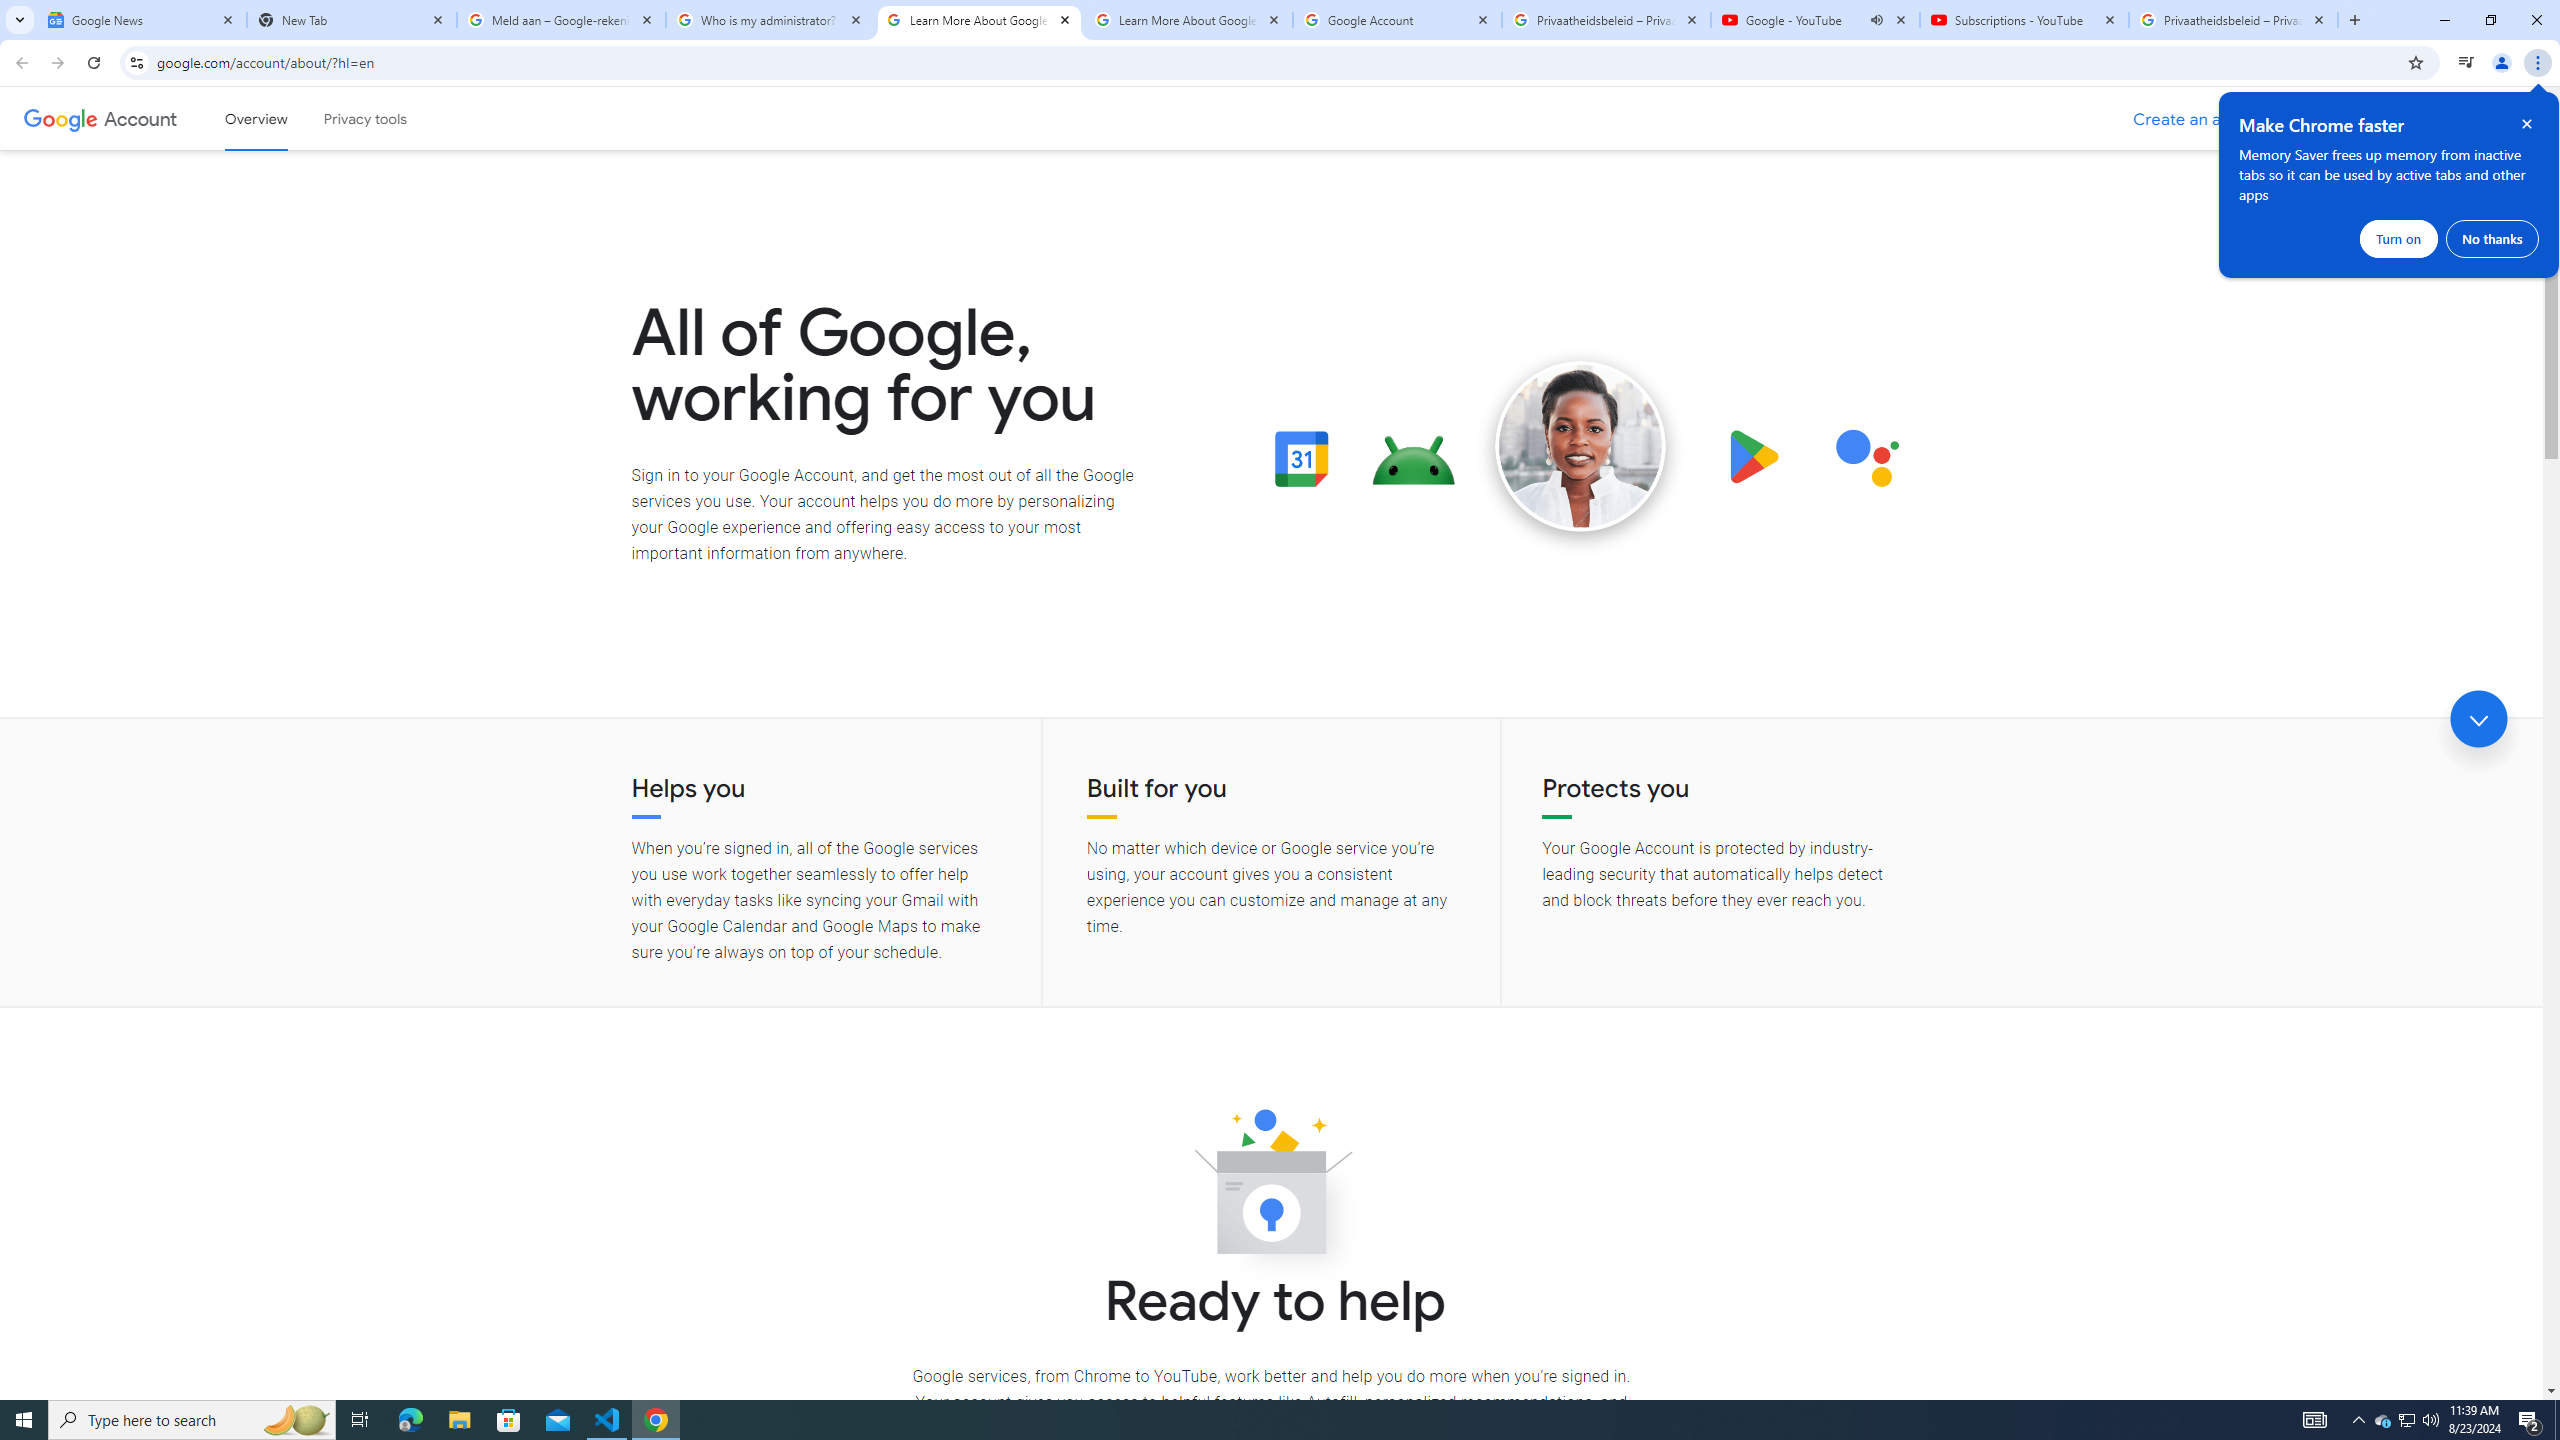  I want to click on 'Jump link', so click(2478, 719).